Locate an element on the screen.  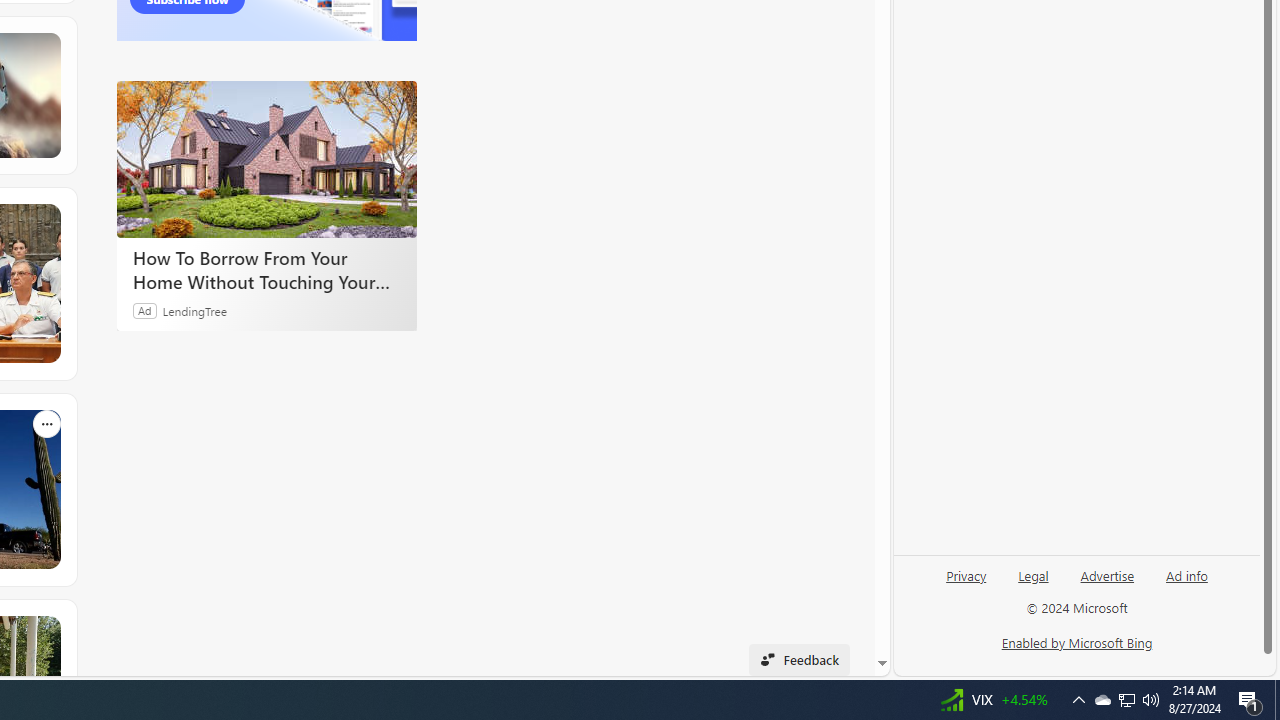
'Feedback' is located at coordinates (798, 659).